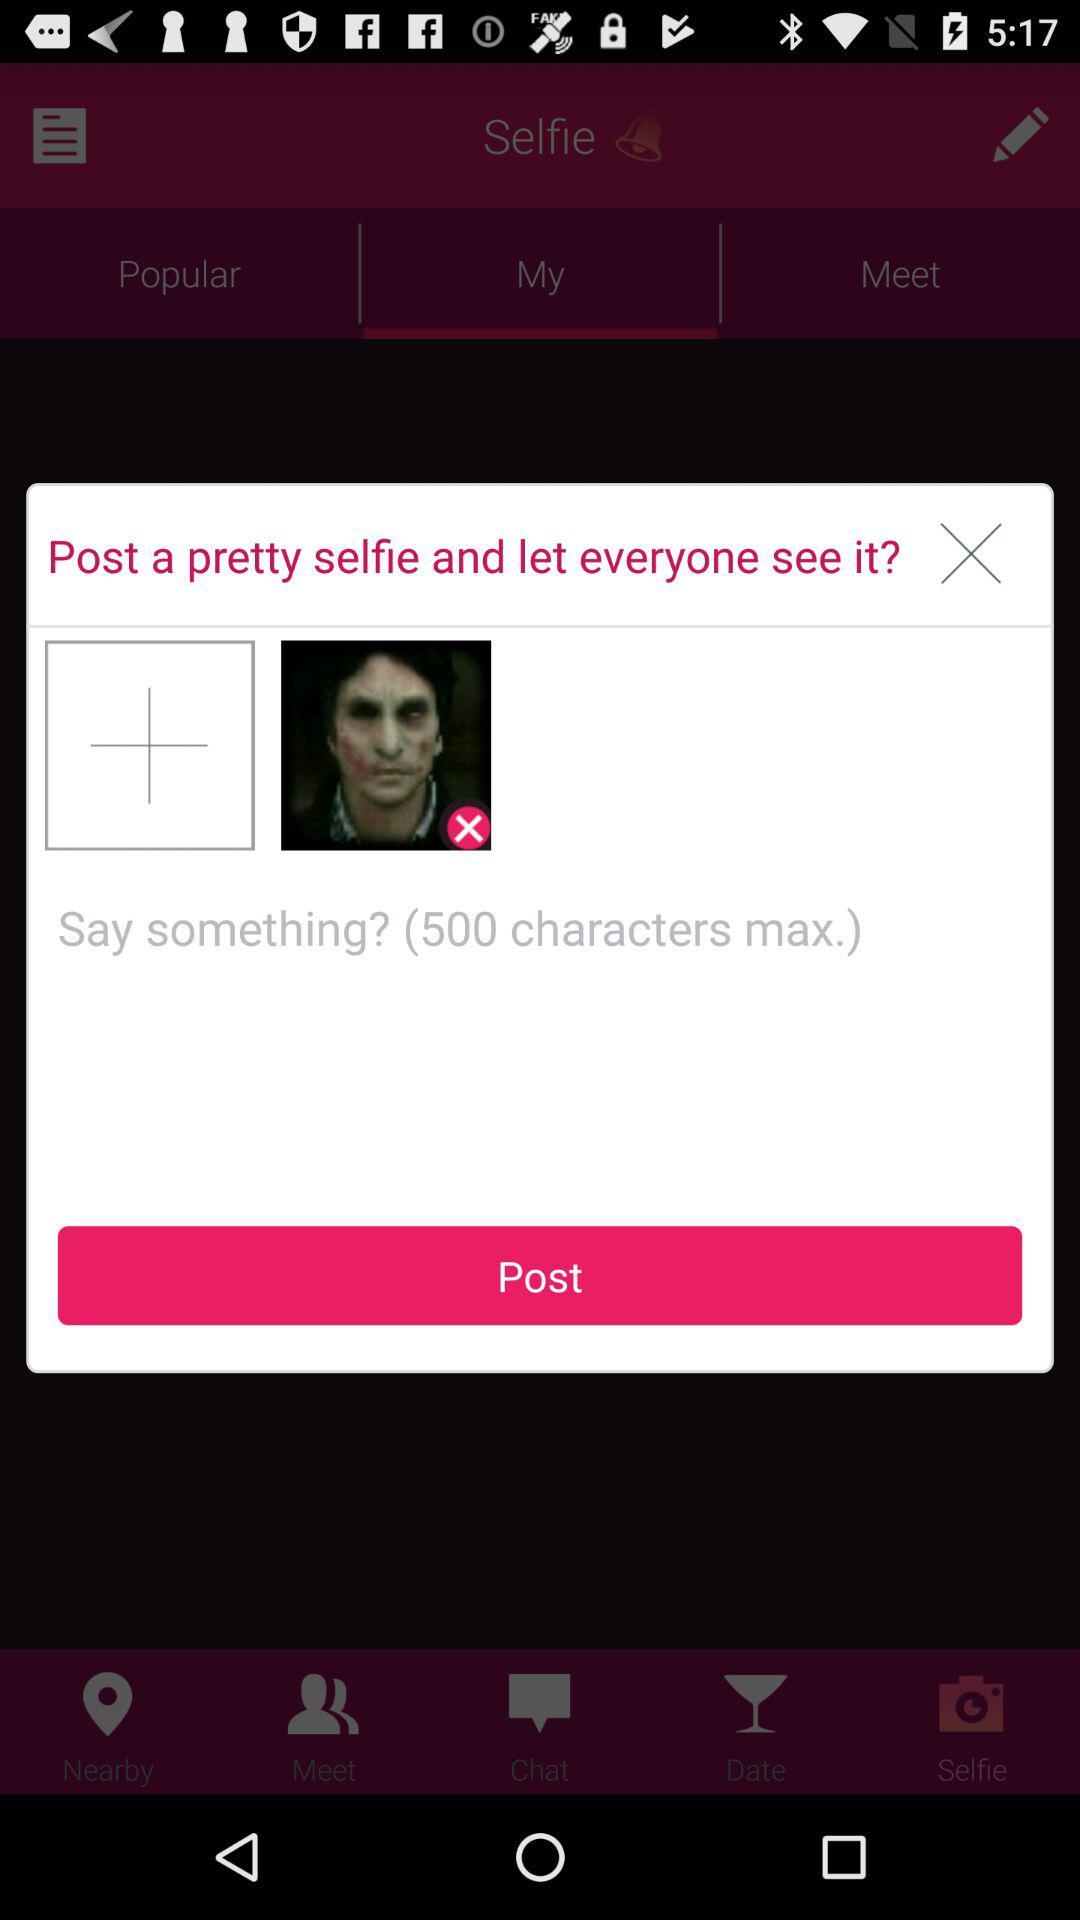  What do you see at coordinates (970, 555) in the screenshot?
I see `close` at bounding box center [970, 555].